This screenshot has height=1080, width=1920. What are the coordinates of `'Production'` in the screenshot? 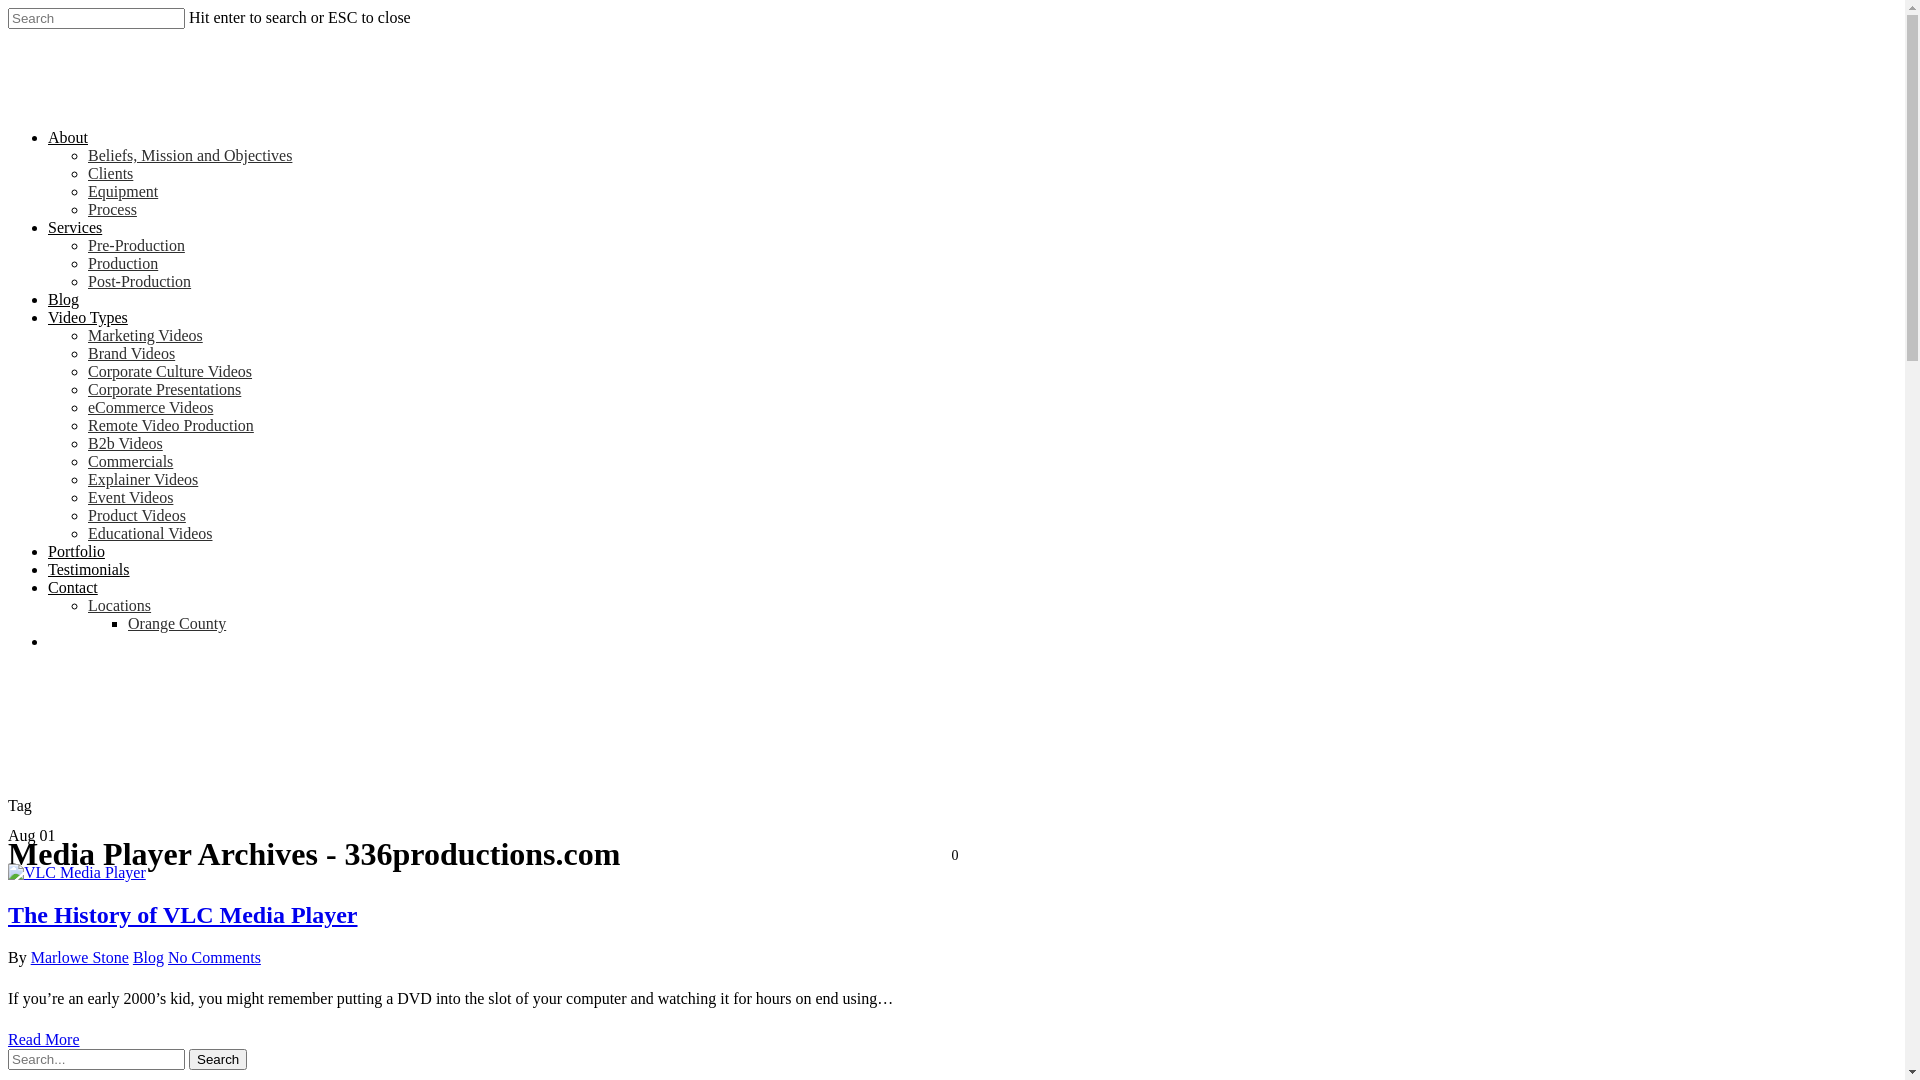 It's located at (86, 262).